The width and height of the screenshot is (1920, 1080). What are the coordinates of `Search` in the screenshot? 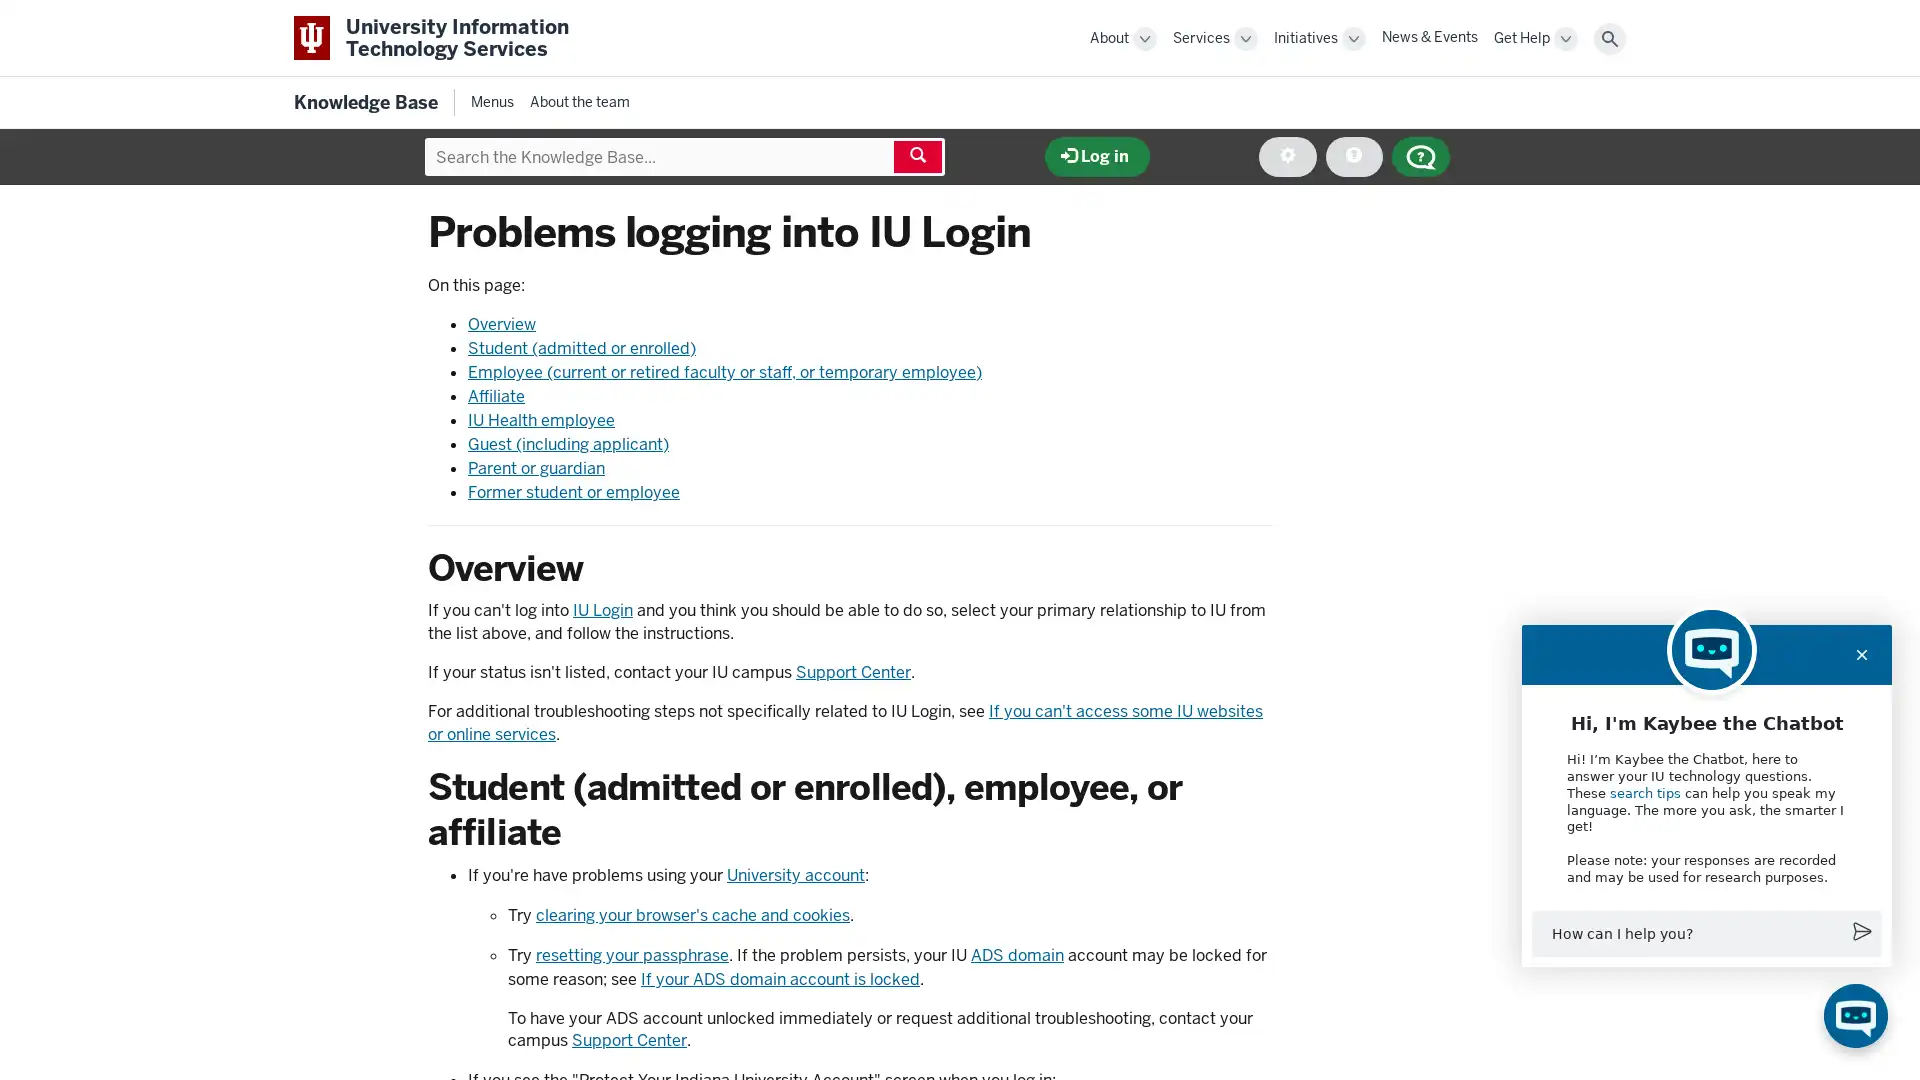 It's located at (916, 156).